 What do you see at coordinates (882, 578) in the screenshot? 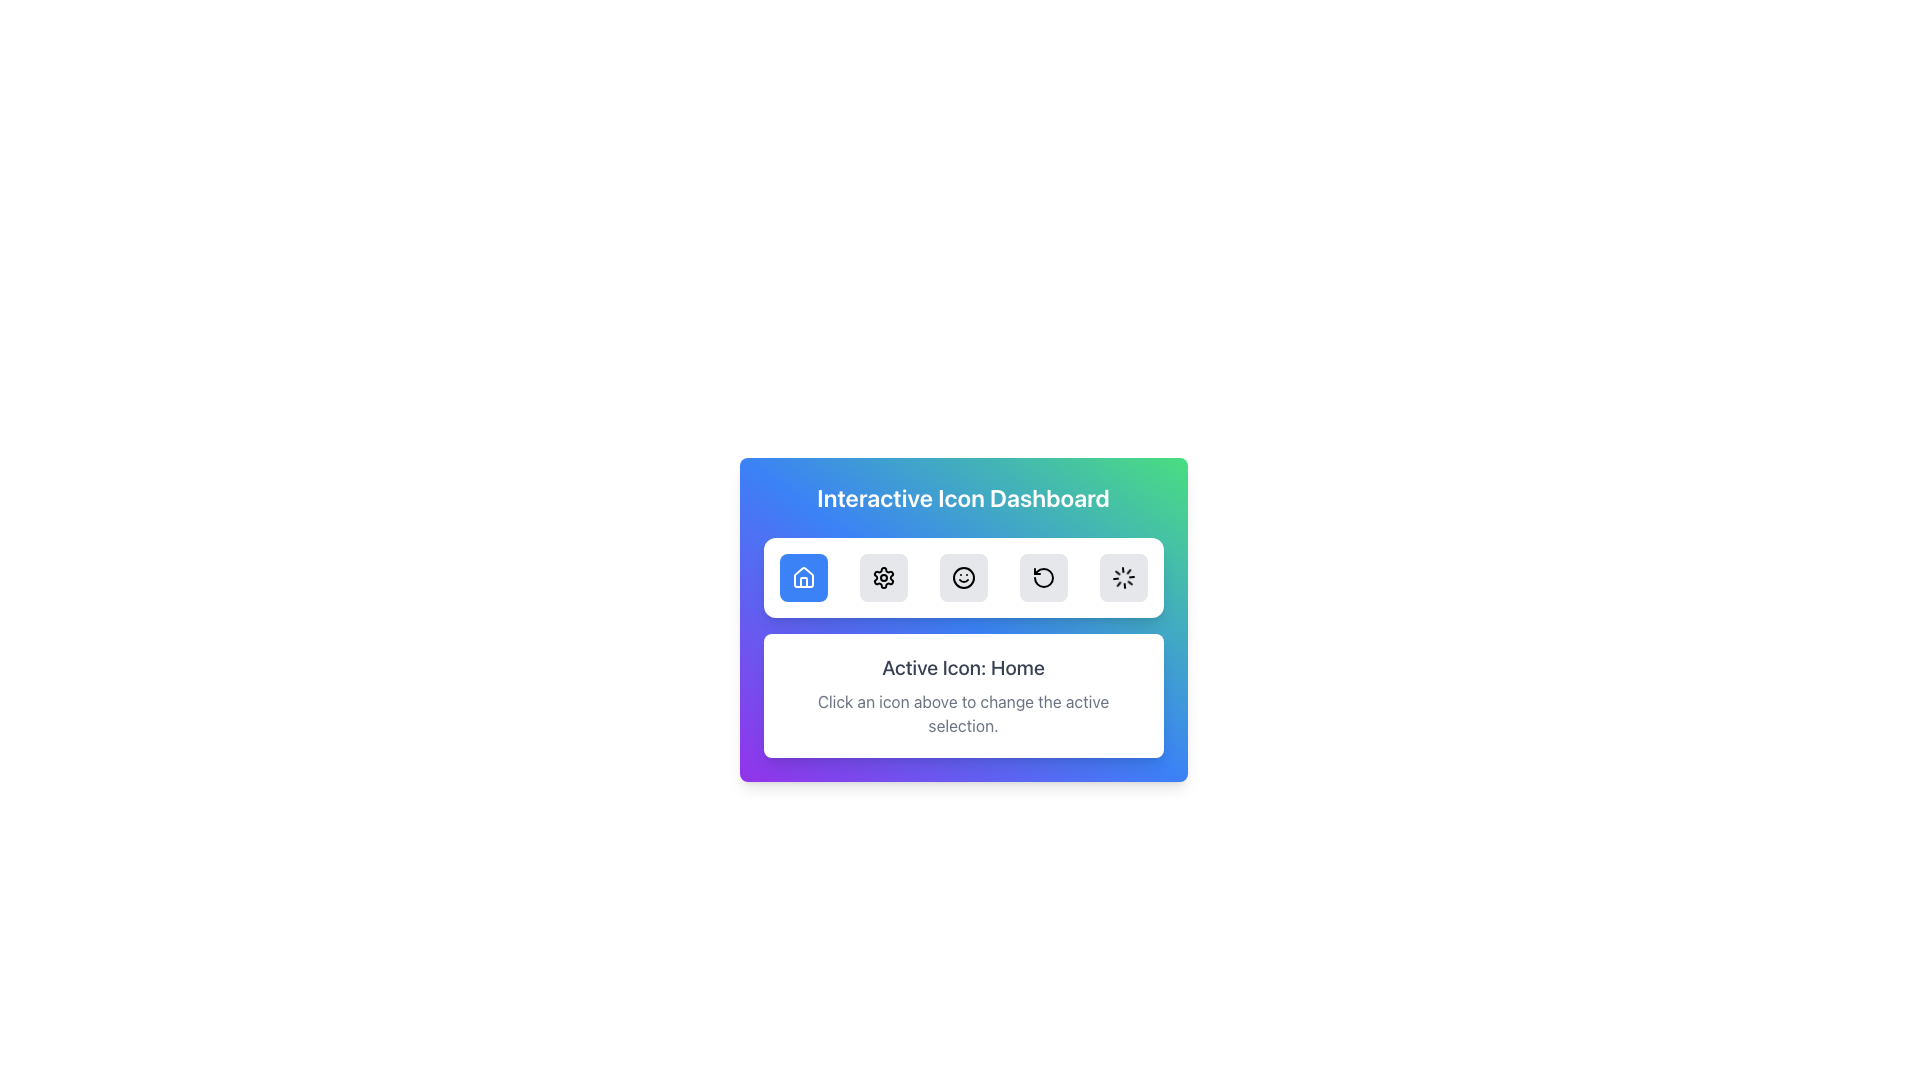
I see `the cogwheel icon button, which is the second icon in the top row of the Interactive Icon Dashboard` at bounding box center [882, 578].